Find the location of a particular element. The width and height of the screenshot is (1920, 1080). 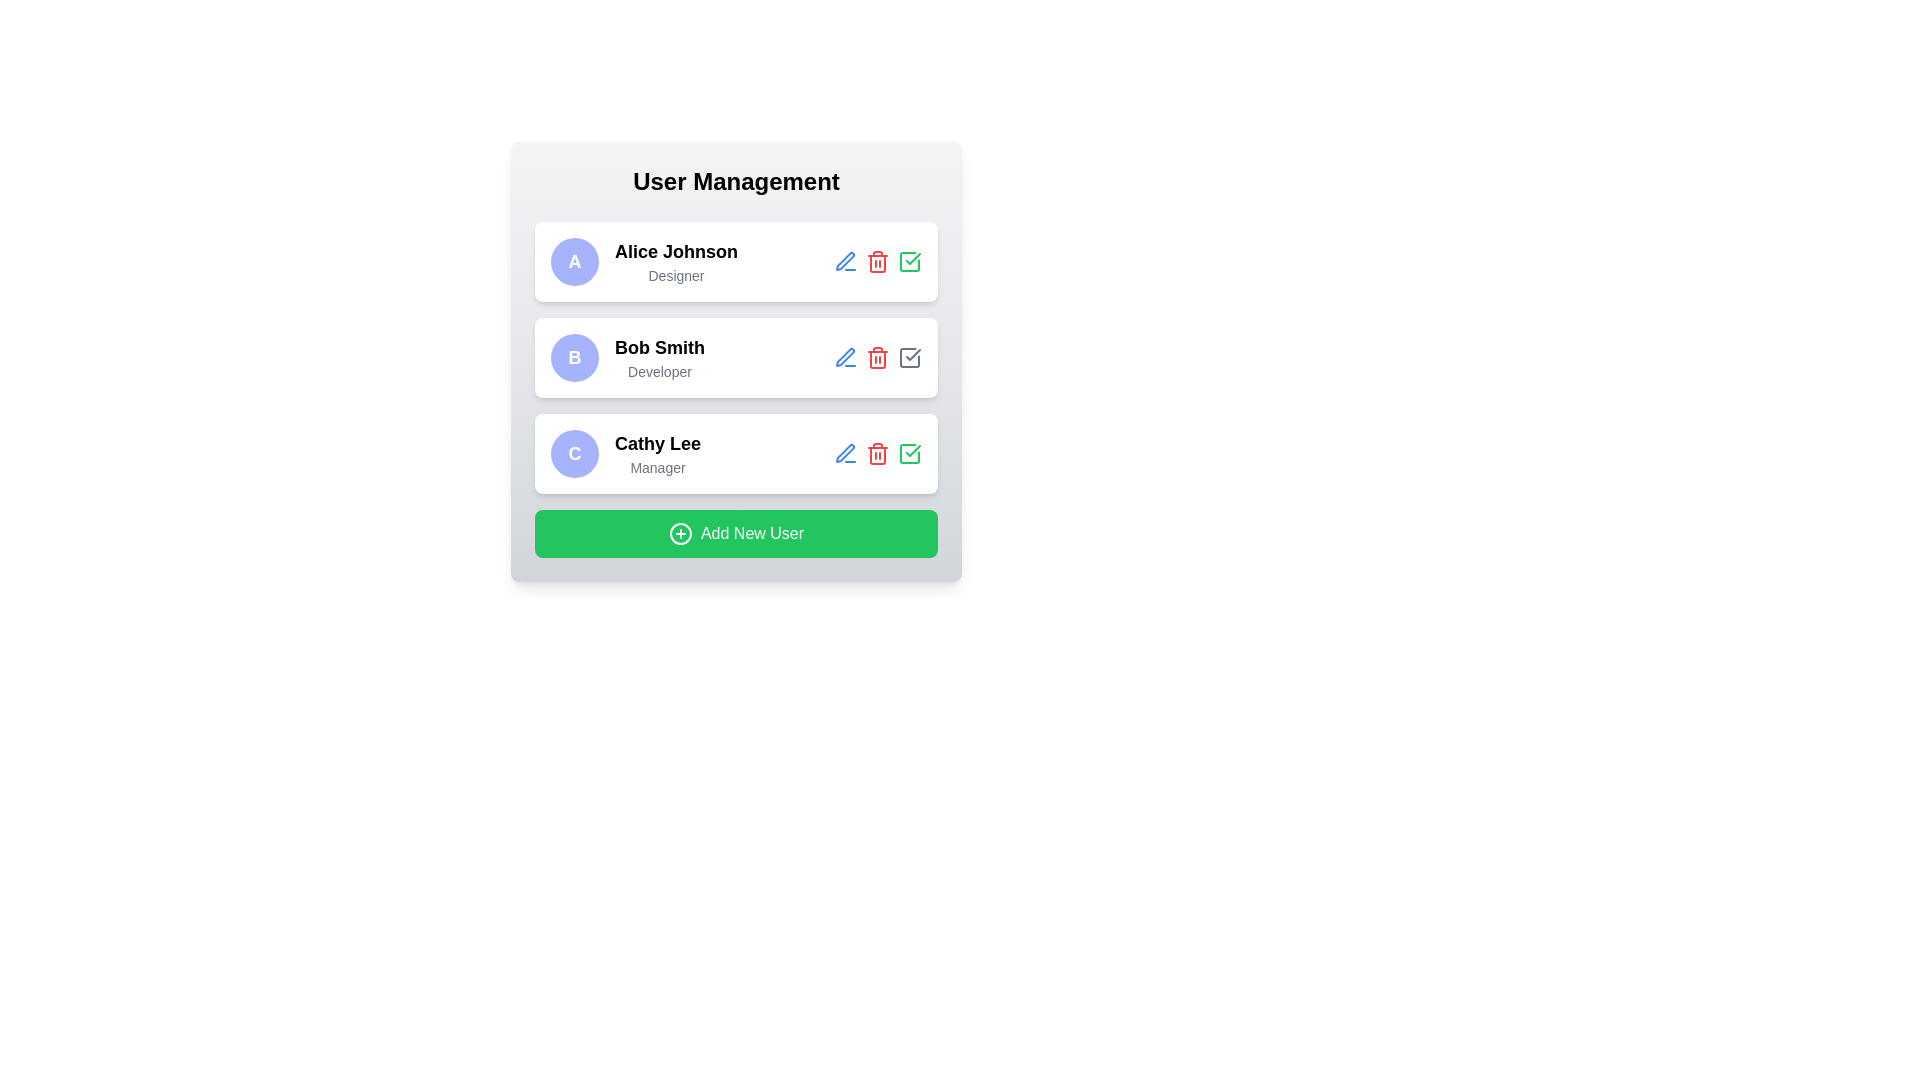

the edit button associated with the user 'Alice Johnson' is located at coordinates (845, 261).